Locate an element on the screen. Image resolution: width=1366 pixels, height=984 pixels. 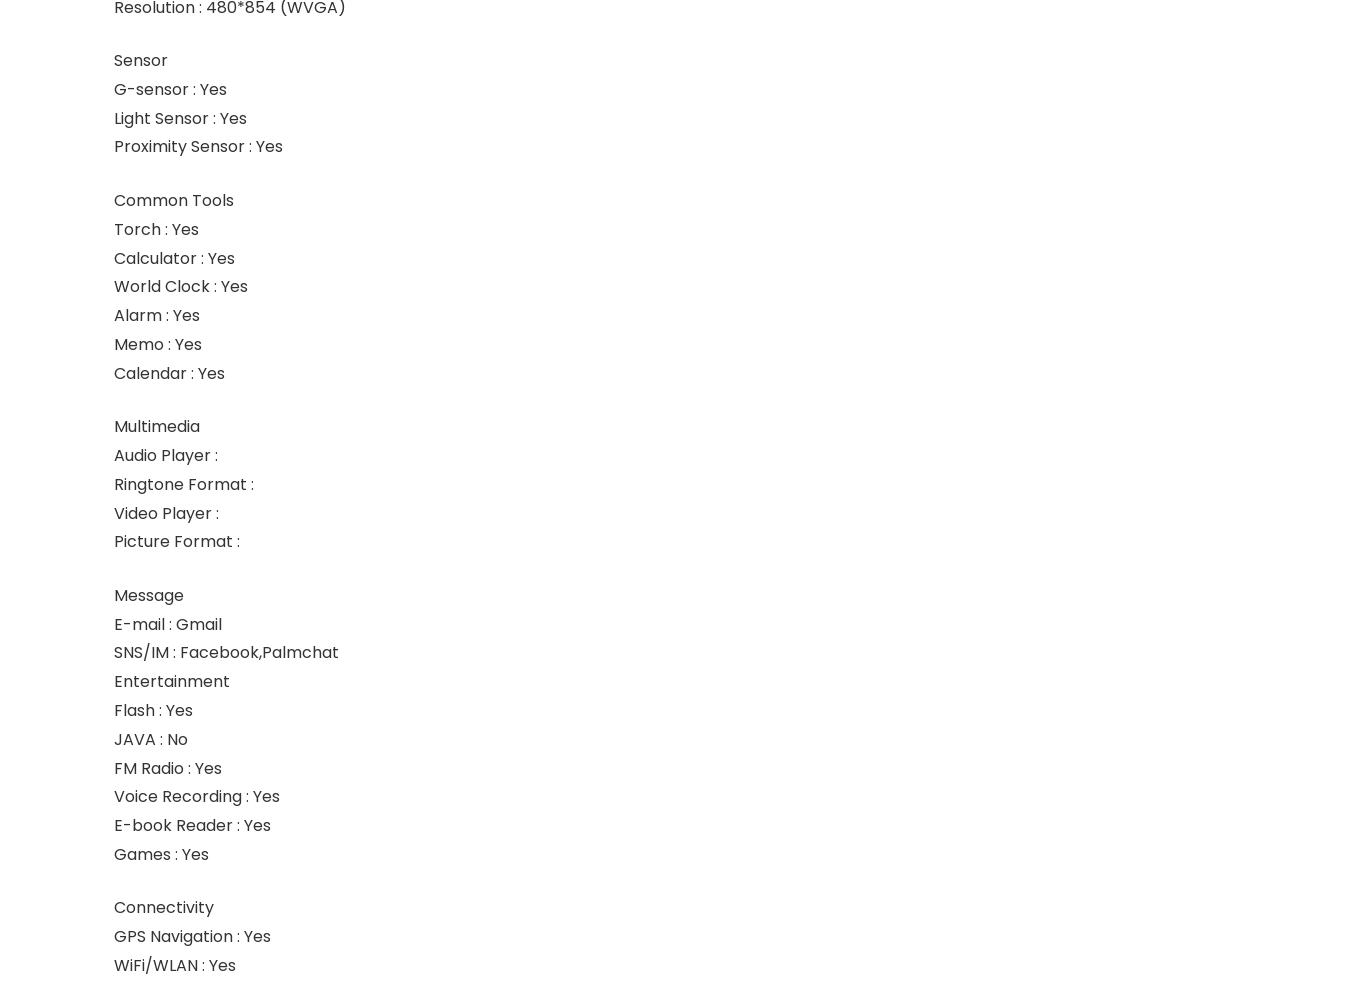
'Proximity Sensor : Yes' is located at coordinates (197, 146).